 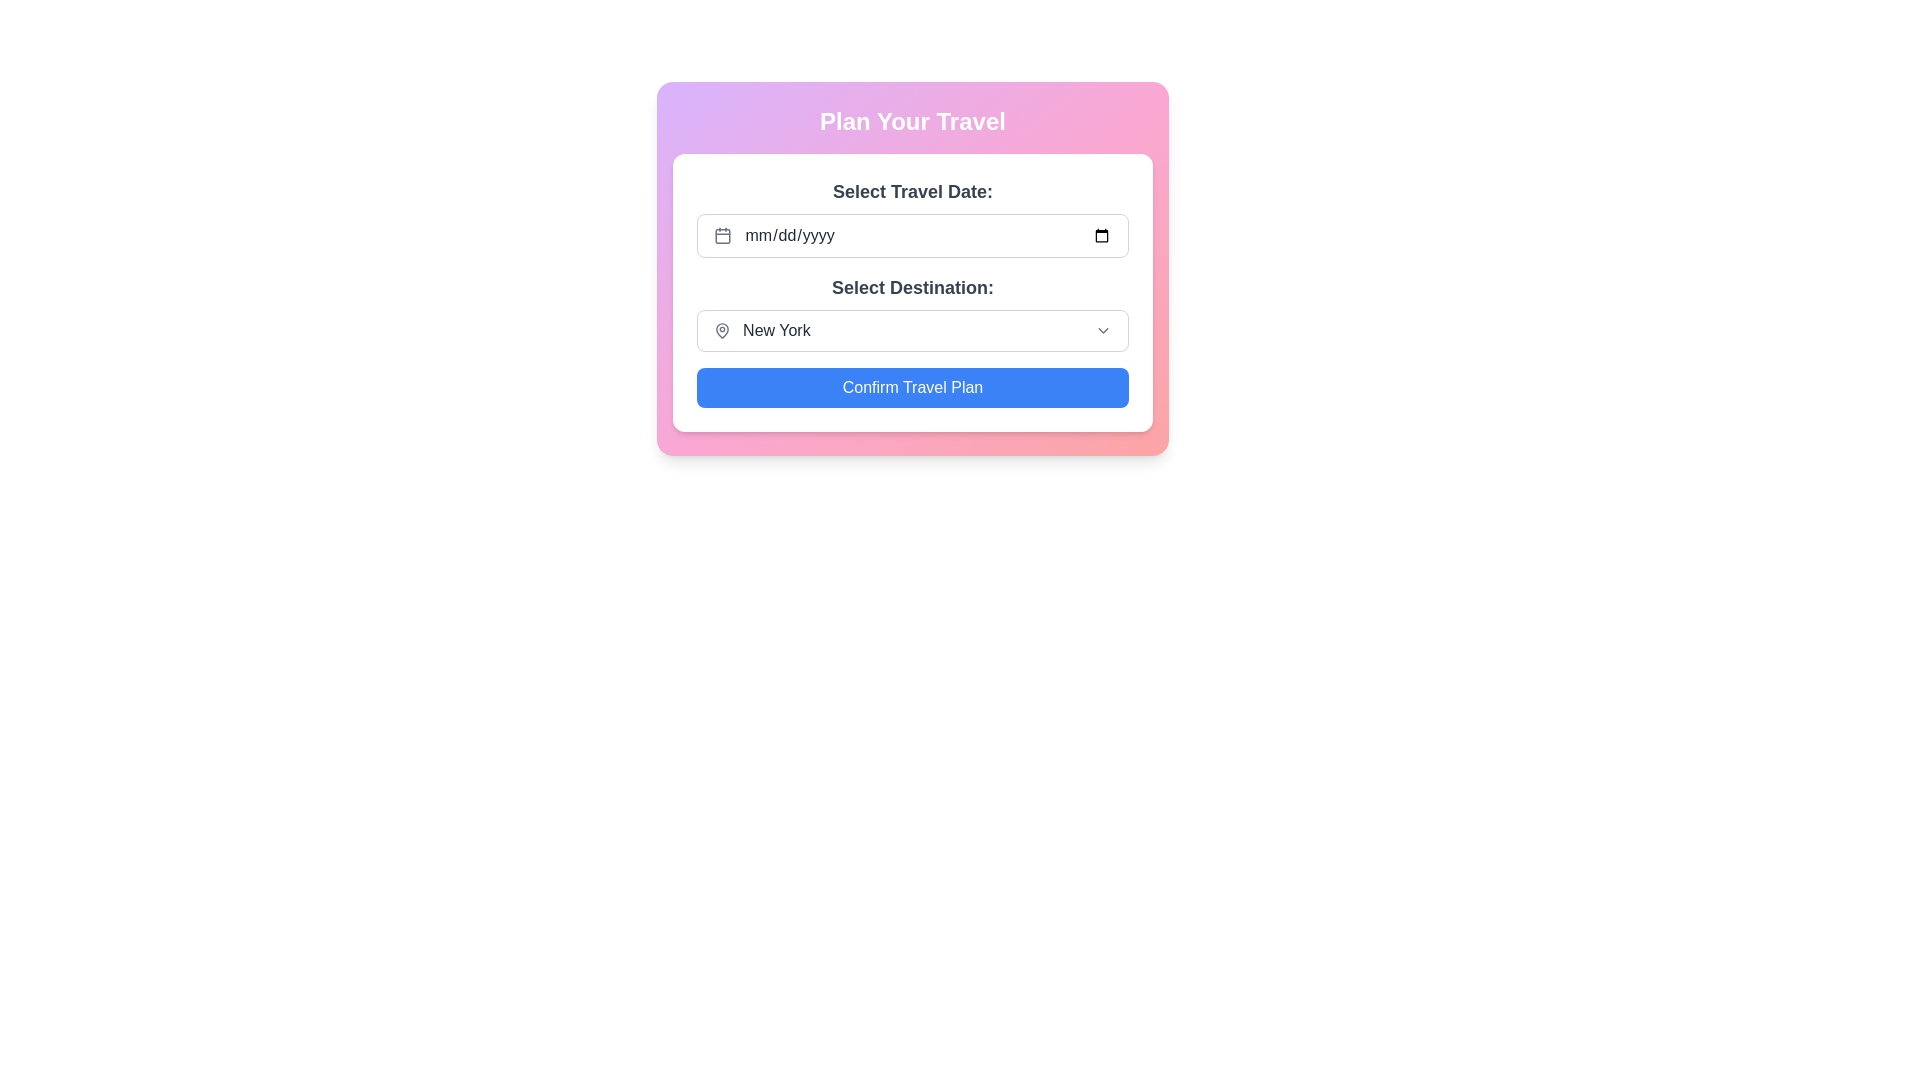 I want to click on the calendar icon component, which is a rectangular shape with rounded corners, located to the left of the 'mm/dd/yyyy' text input field under the 'Select Travel Date:' label, so click(x=722, y=235).